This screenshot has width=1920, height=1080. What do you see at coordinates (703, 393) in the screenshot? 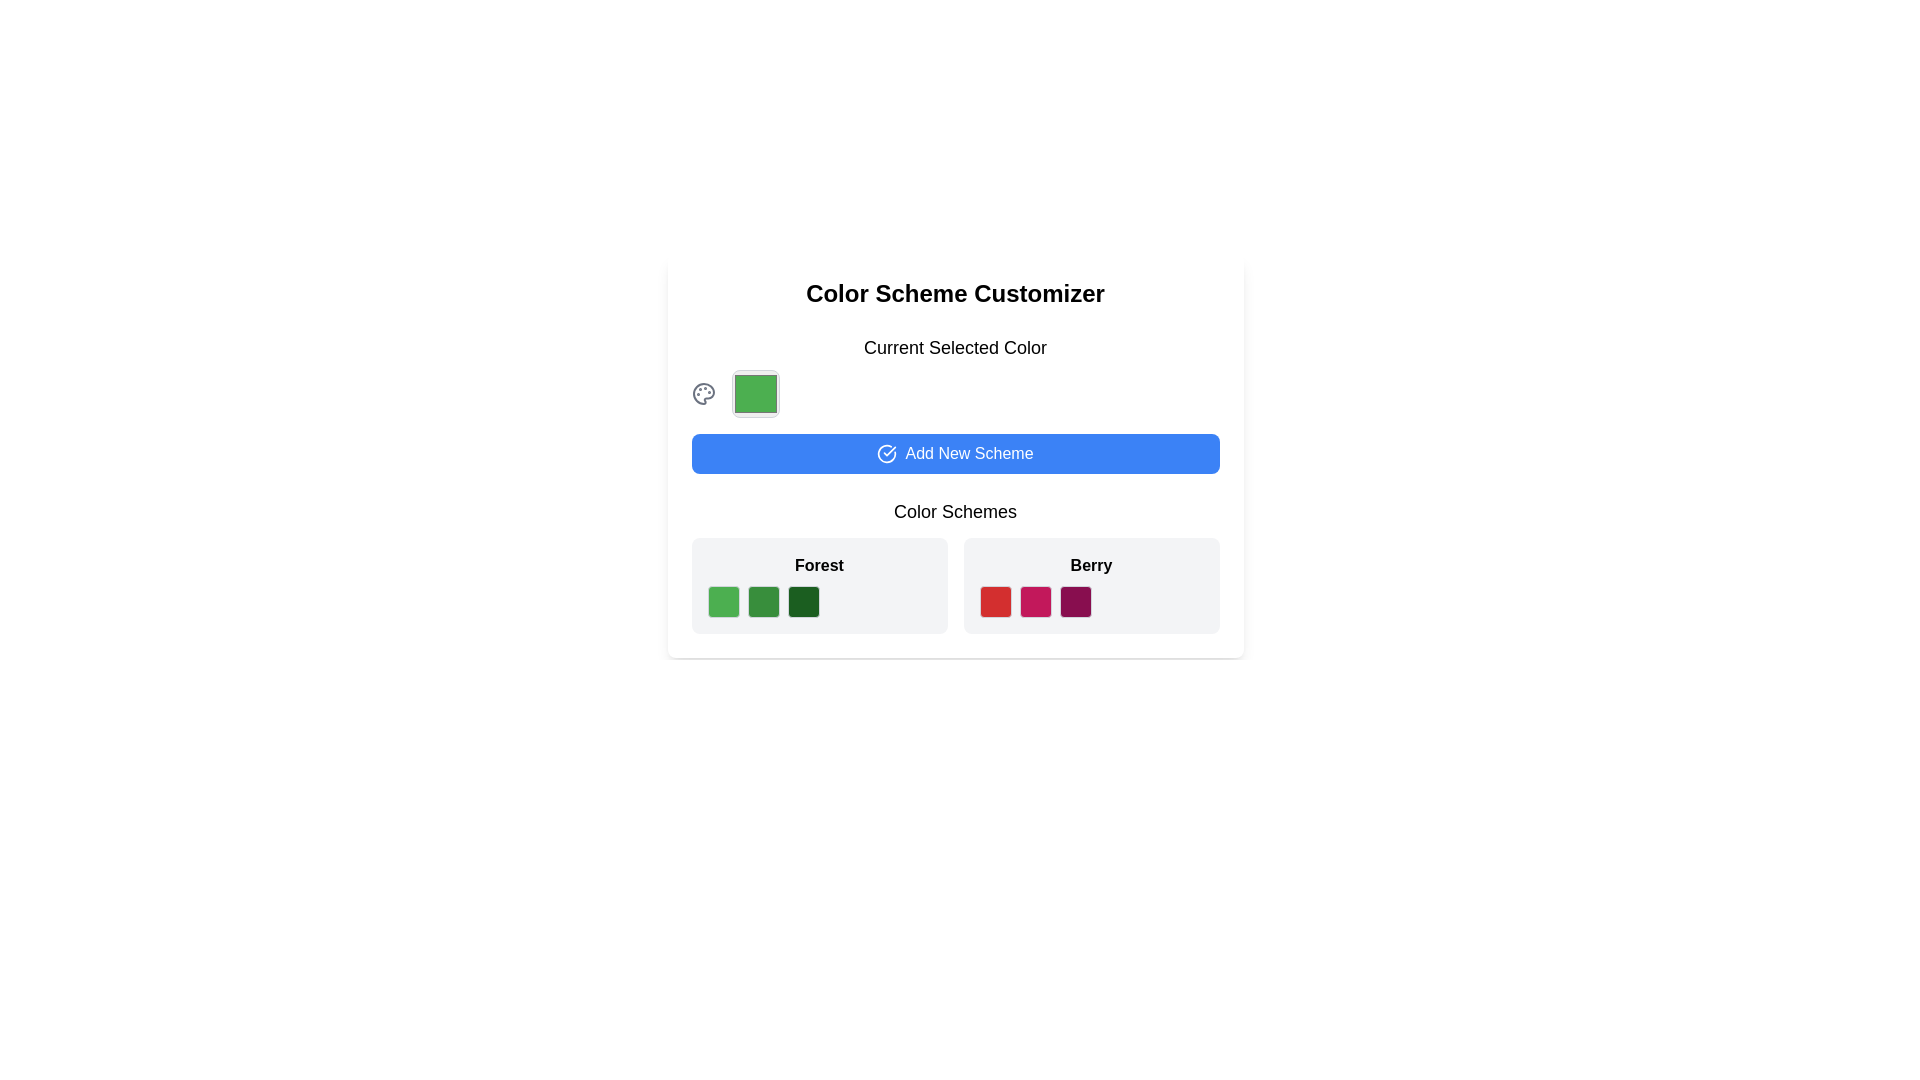
I see `the palette icon located at the top-left corner of the main panel, which serves as an identifier for customizing color schemes` at bounding box center [703, 393].